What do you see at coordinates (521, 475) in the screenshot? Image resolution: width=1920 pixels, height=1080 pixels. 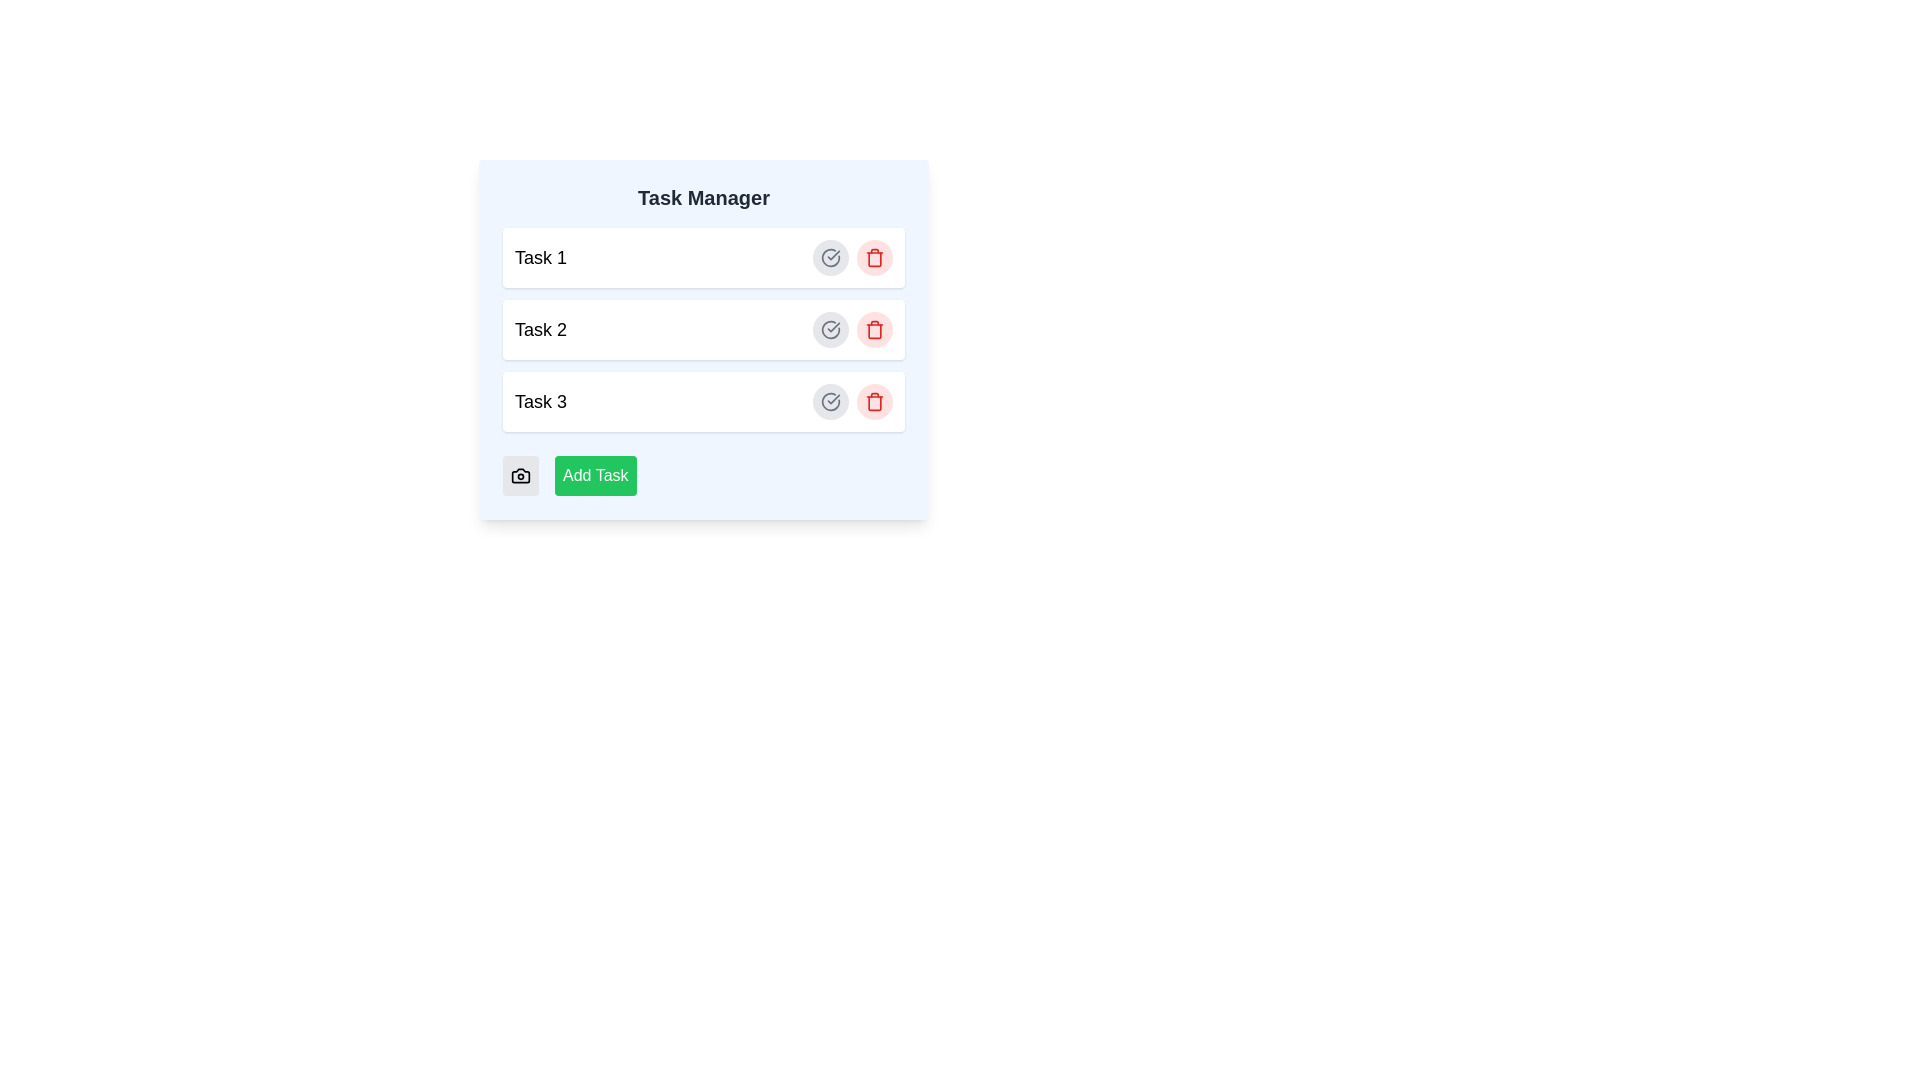 I see `the square button with a light gray background and a black camera icon, located at the bottom-left corner of the 'Task Manager' interface` at bounding box center [521, 475].